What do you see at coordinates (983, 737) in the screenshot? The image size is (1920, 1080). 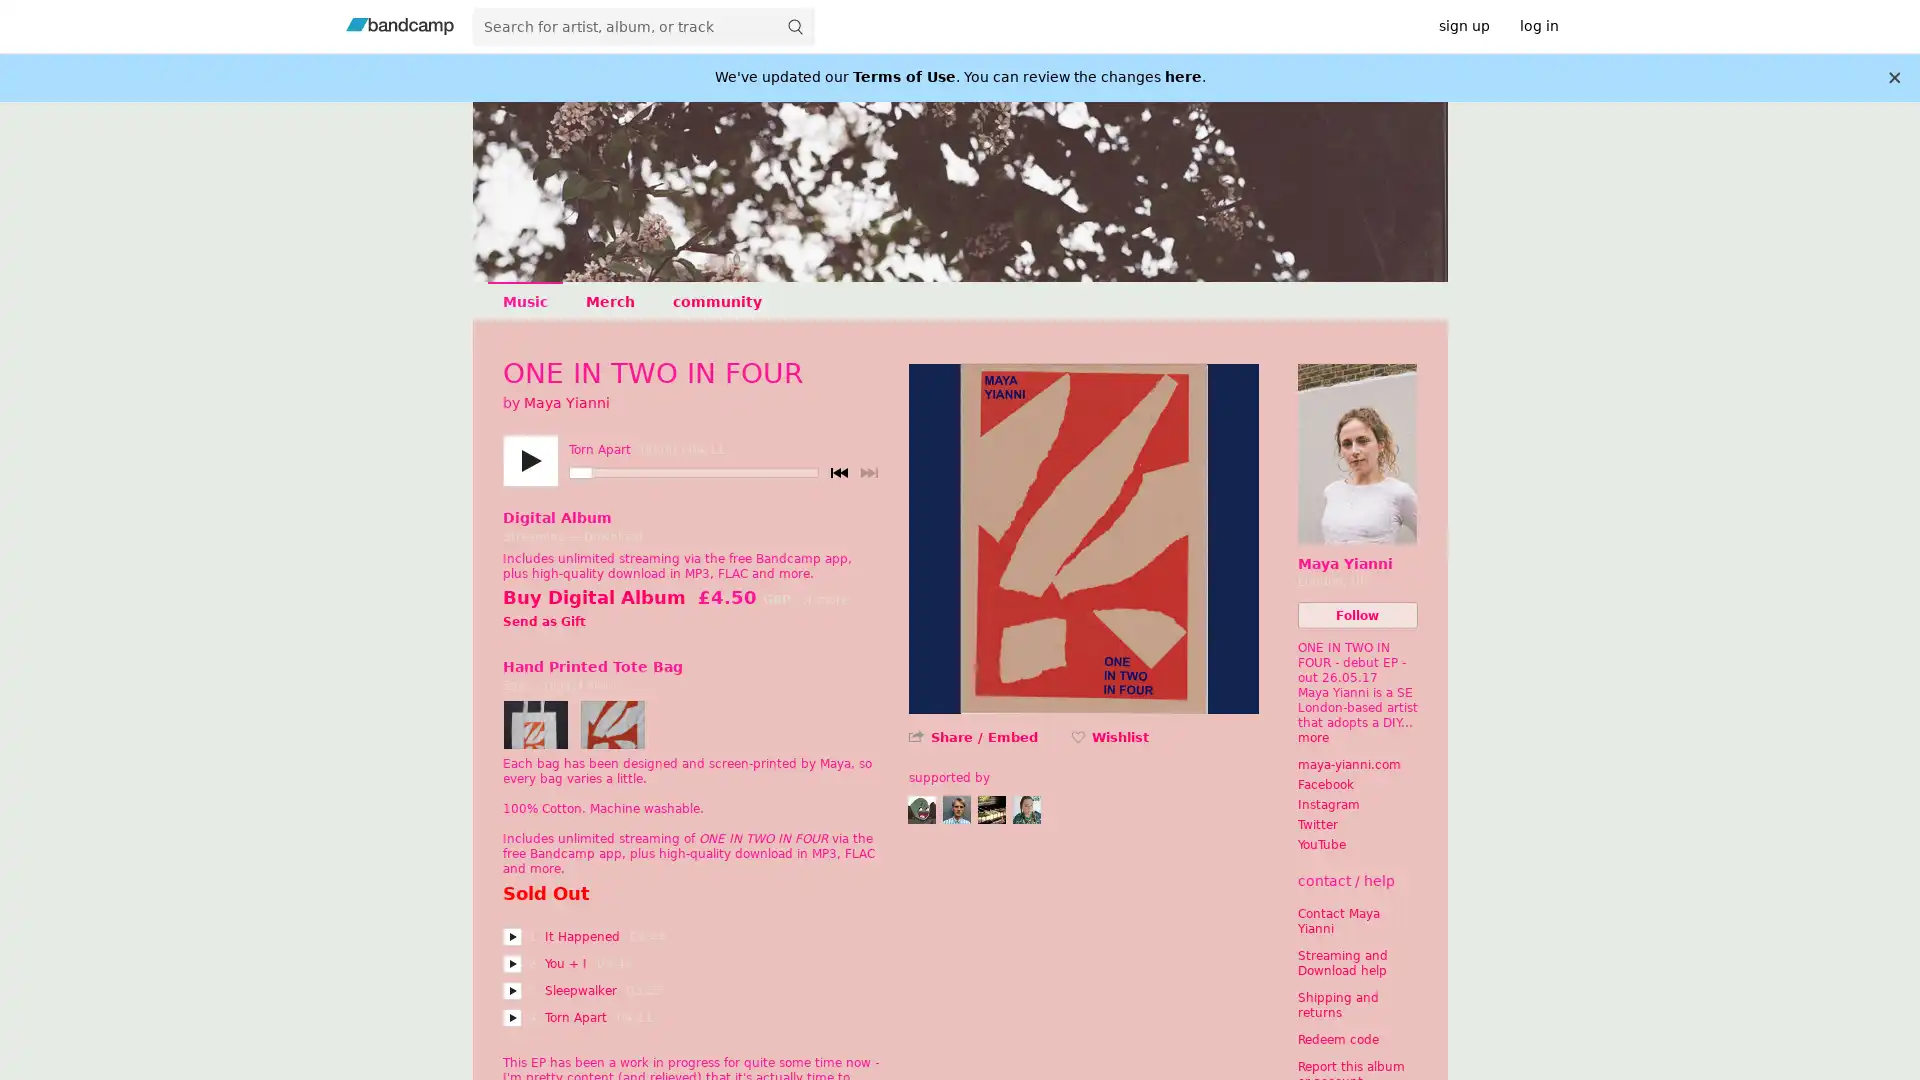 I see `Share / Embed` at bounding box center [983, 737].